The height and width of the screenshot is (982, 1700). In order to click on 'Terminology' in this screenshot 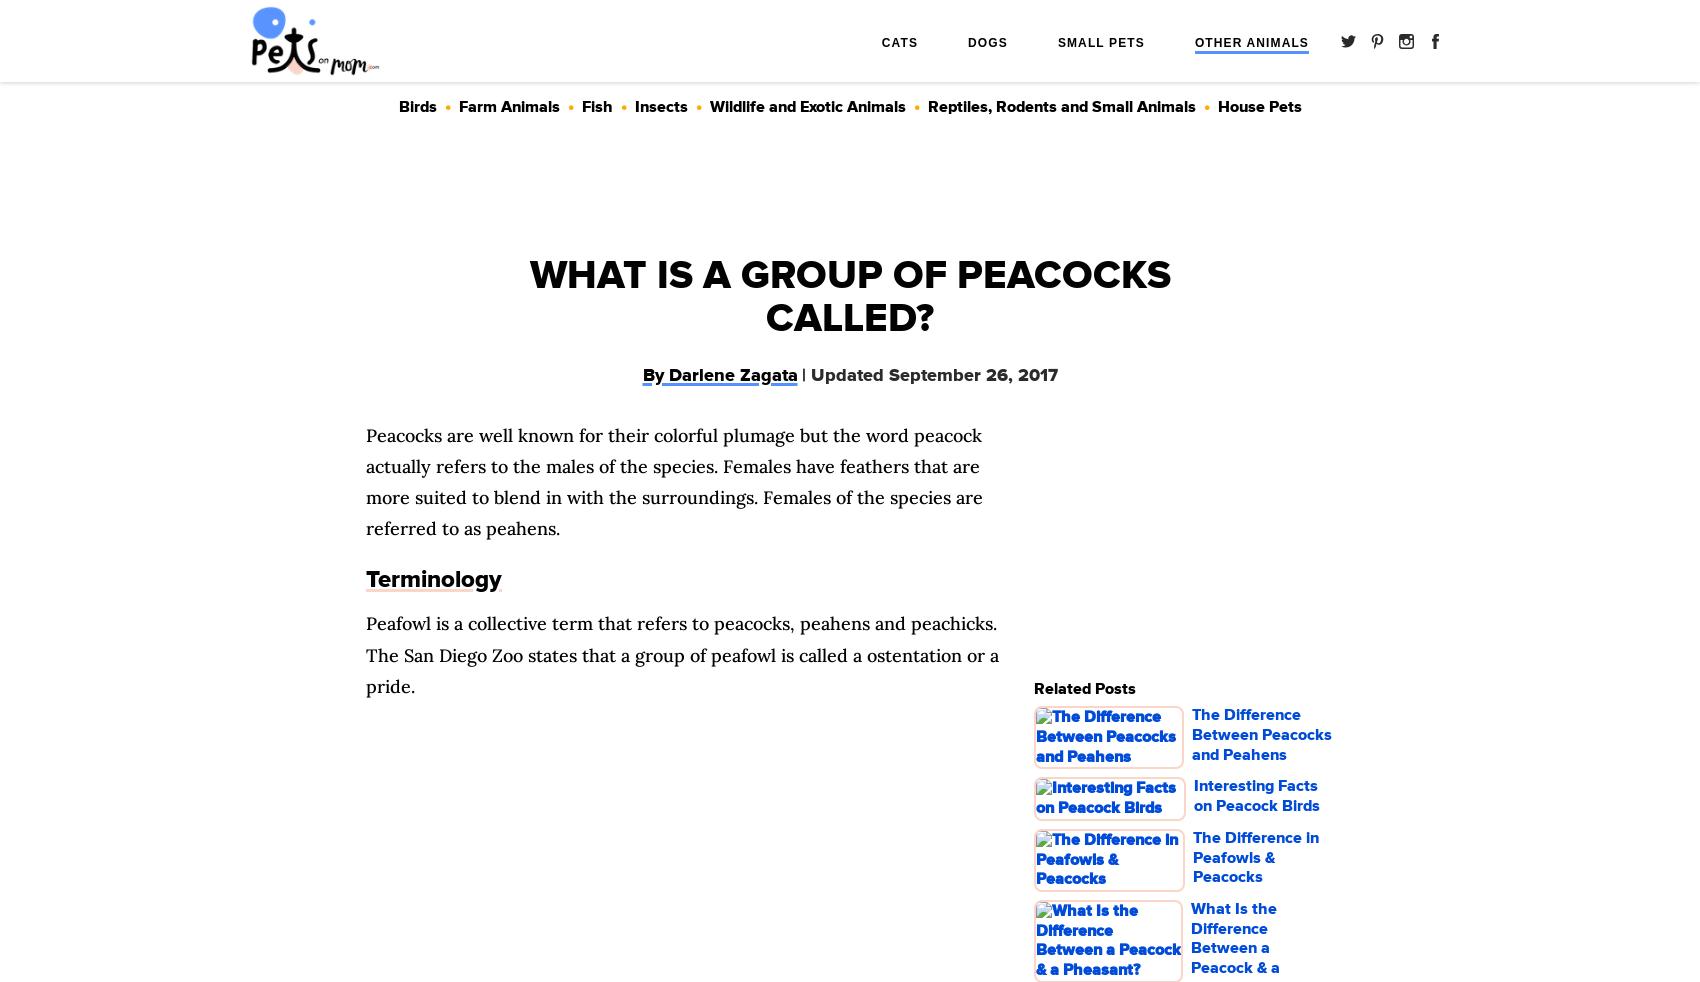, I will do `click(434, 578)`.